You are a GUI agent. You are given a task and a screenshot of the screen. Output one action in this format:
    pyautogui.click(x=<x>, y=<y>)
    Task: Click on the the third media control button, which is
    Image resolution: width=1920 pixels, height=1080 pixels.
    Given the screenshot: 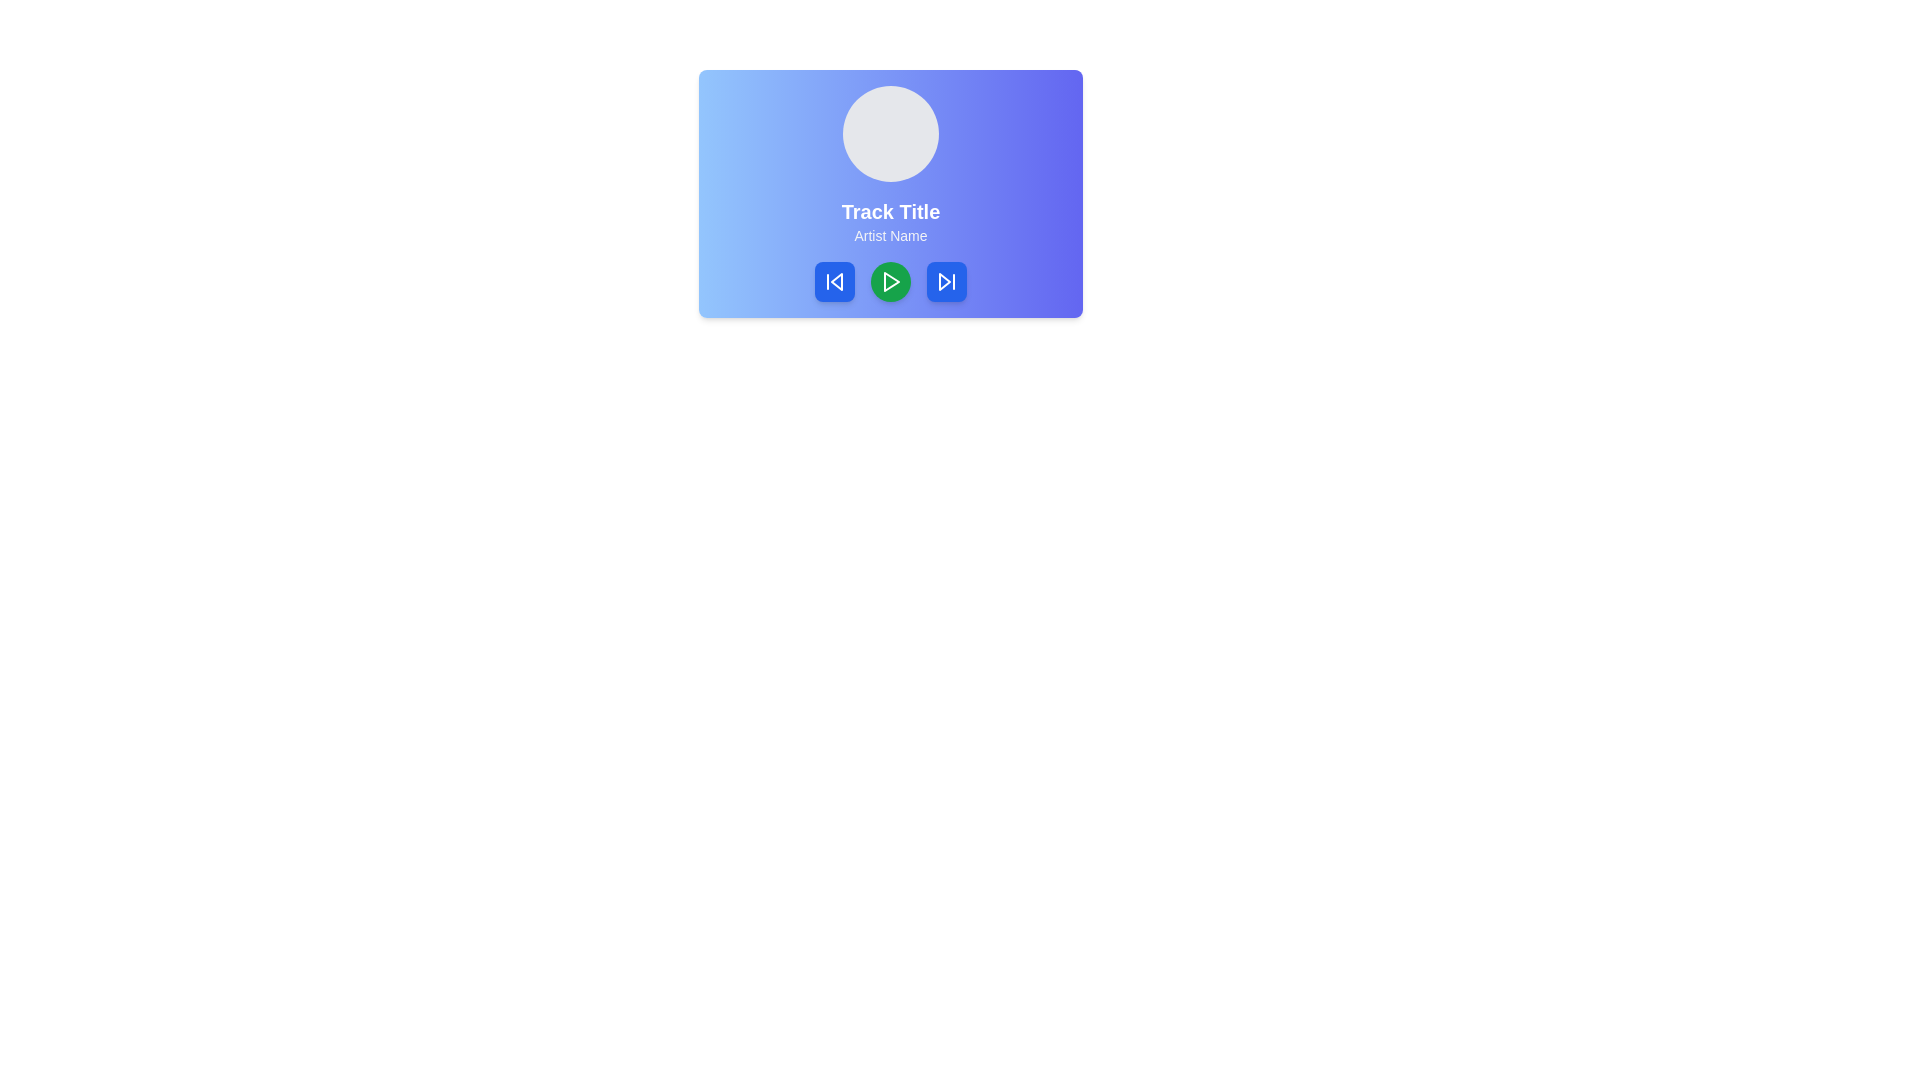 What is the action you would take?
    pyautogui.click(x=945, y=281)
    